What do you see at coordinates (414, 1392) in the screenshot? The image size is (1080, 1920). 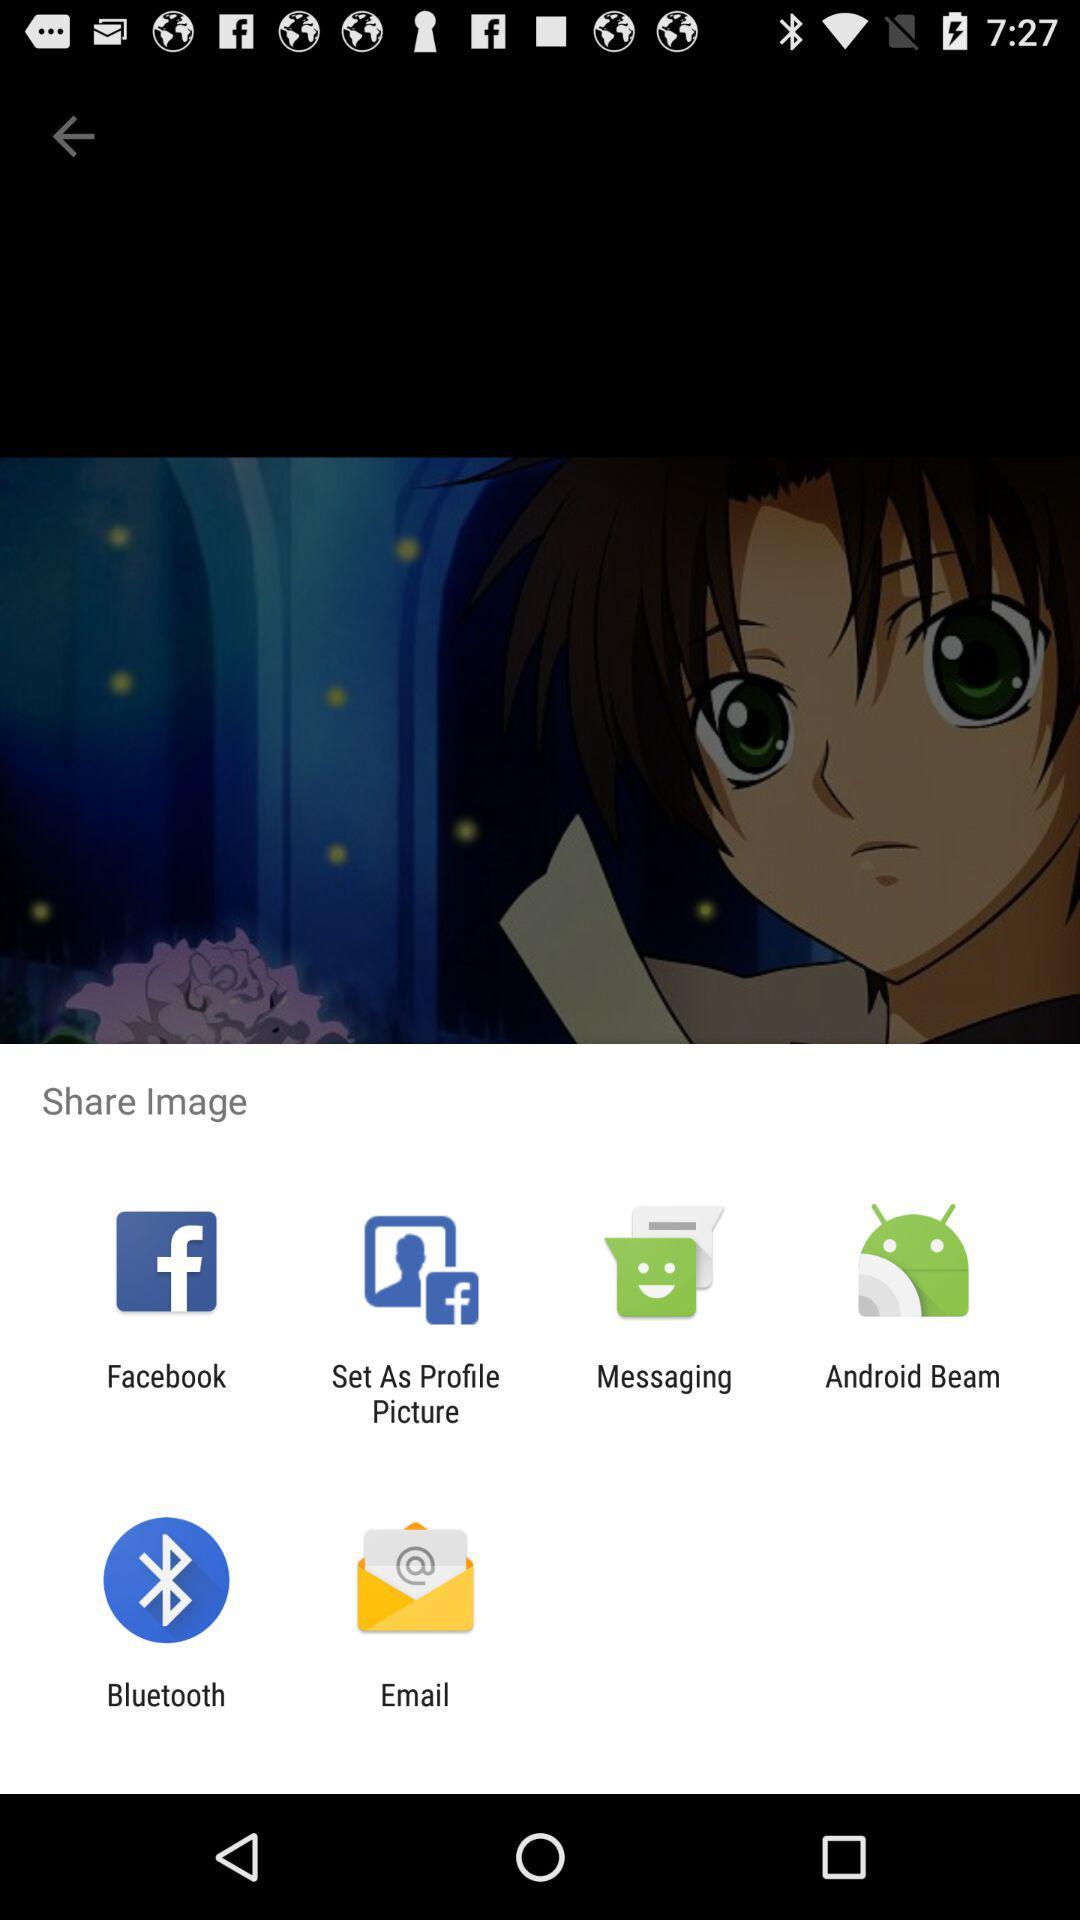 I see `the app next to facebook app` at bounding box center [414, 1392].